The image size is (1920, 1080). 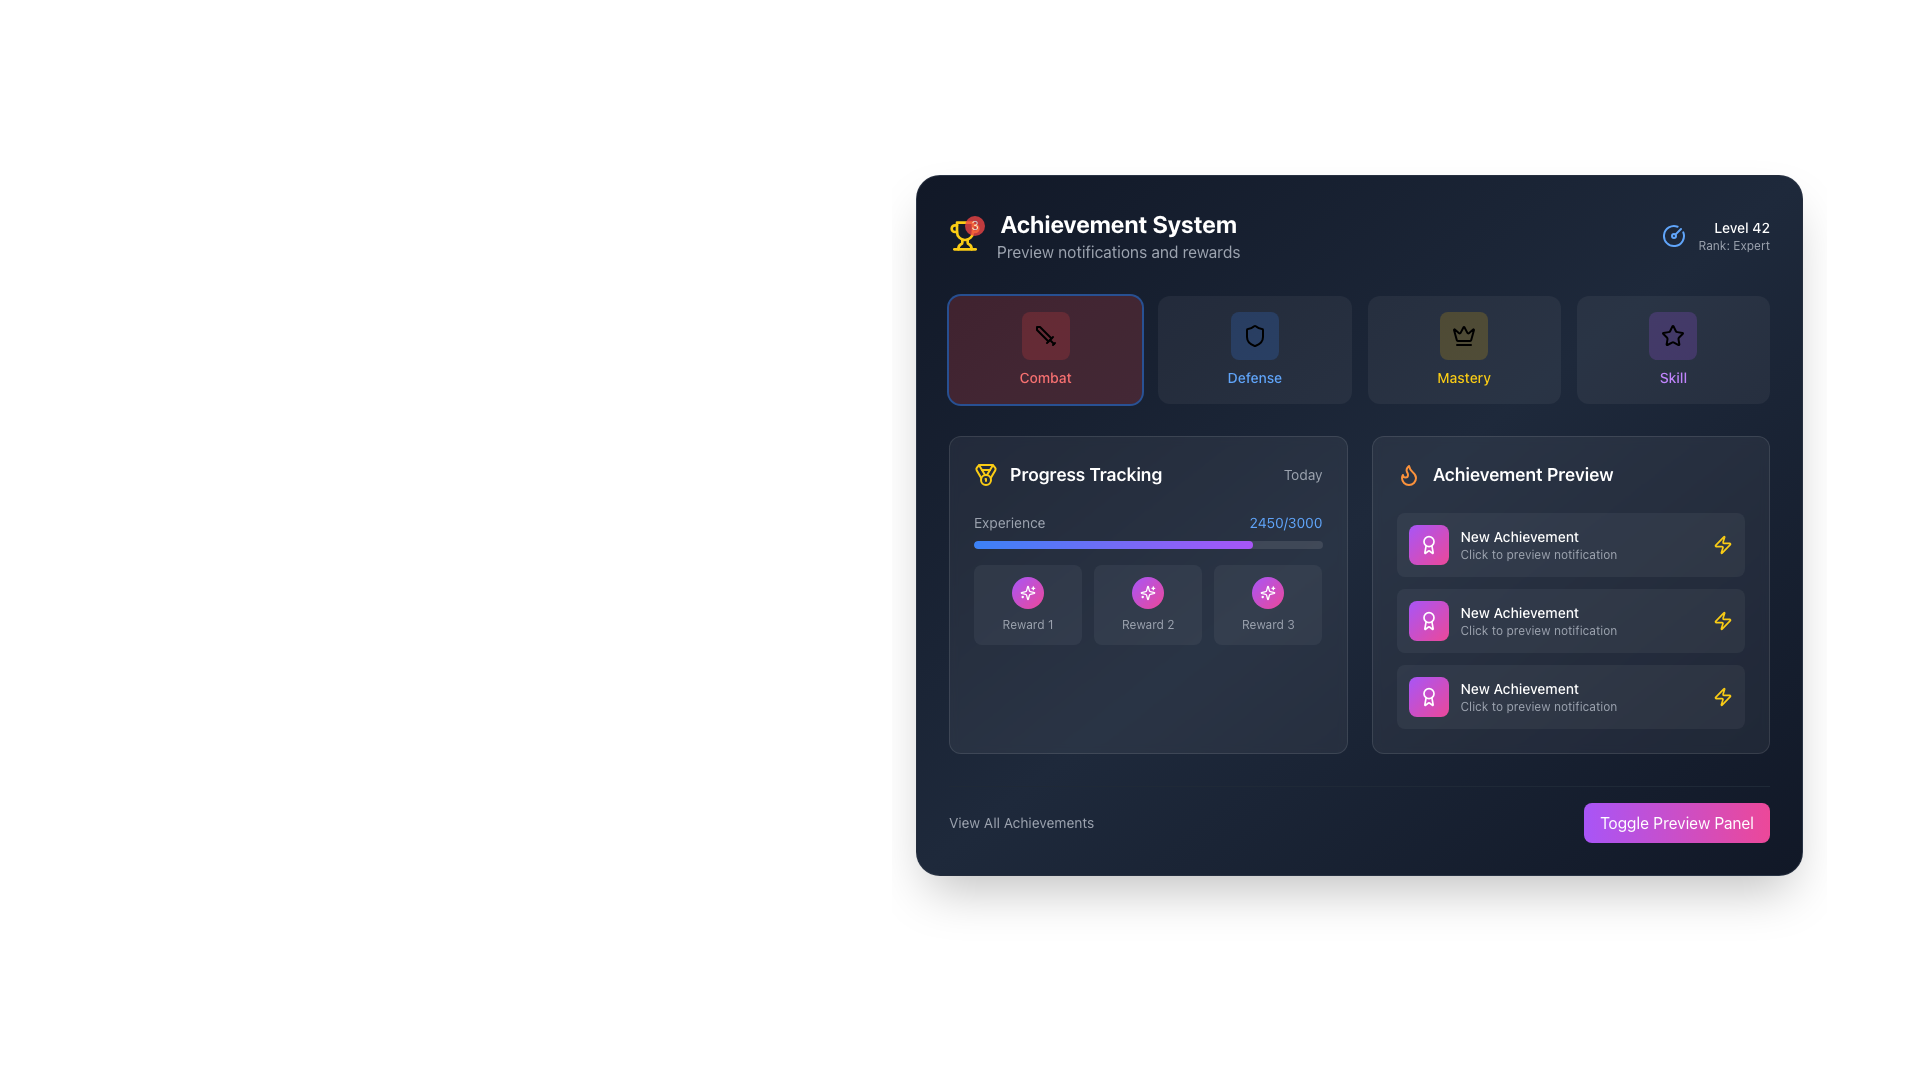 I want to click on the decorative icon located in the upper-right corner of the interface, next to the 'Level 42 Rank: Expert' text, so click(x=1674, y=234).